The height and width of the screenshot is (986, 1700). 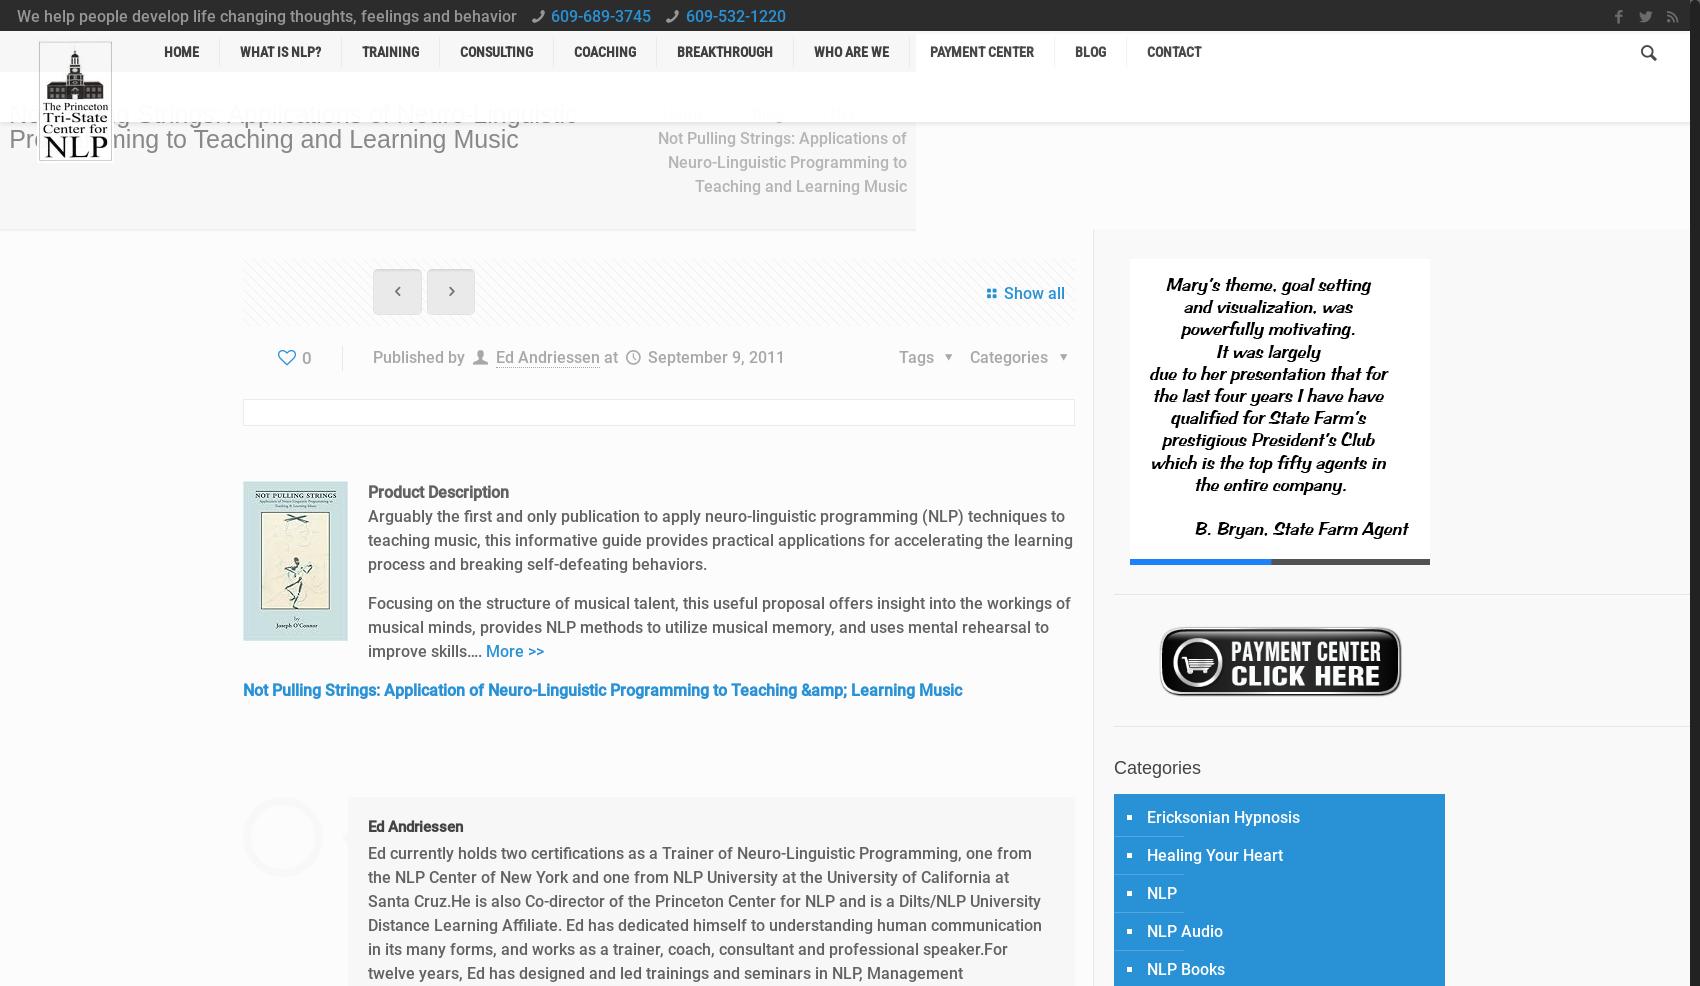 I want to click on 'Published by', so click(x=418, y=356).